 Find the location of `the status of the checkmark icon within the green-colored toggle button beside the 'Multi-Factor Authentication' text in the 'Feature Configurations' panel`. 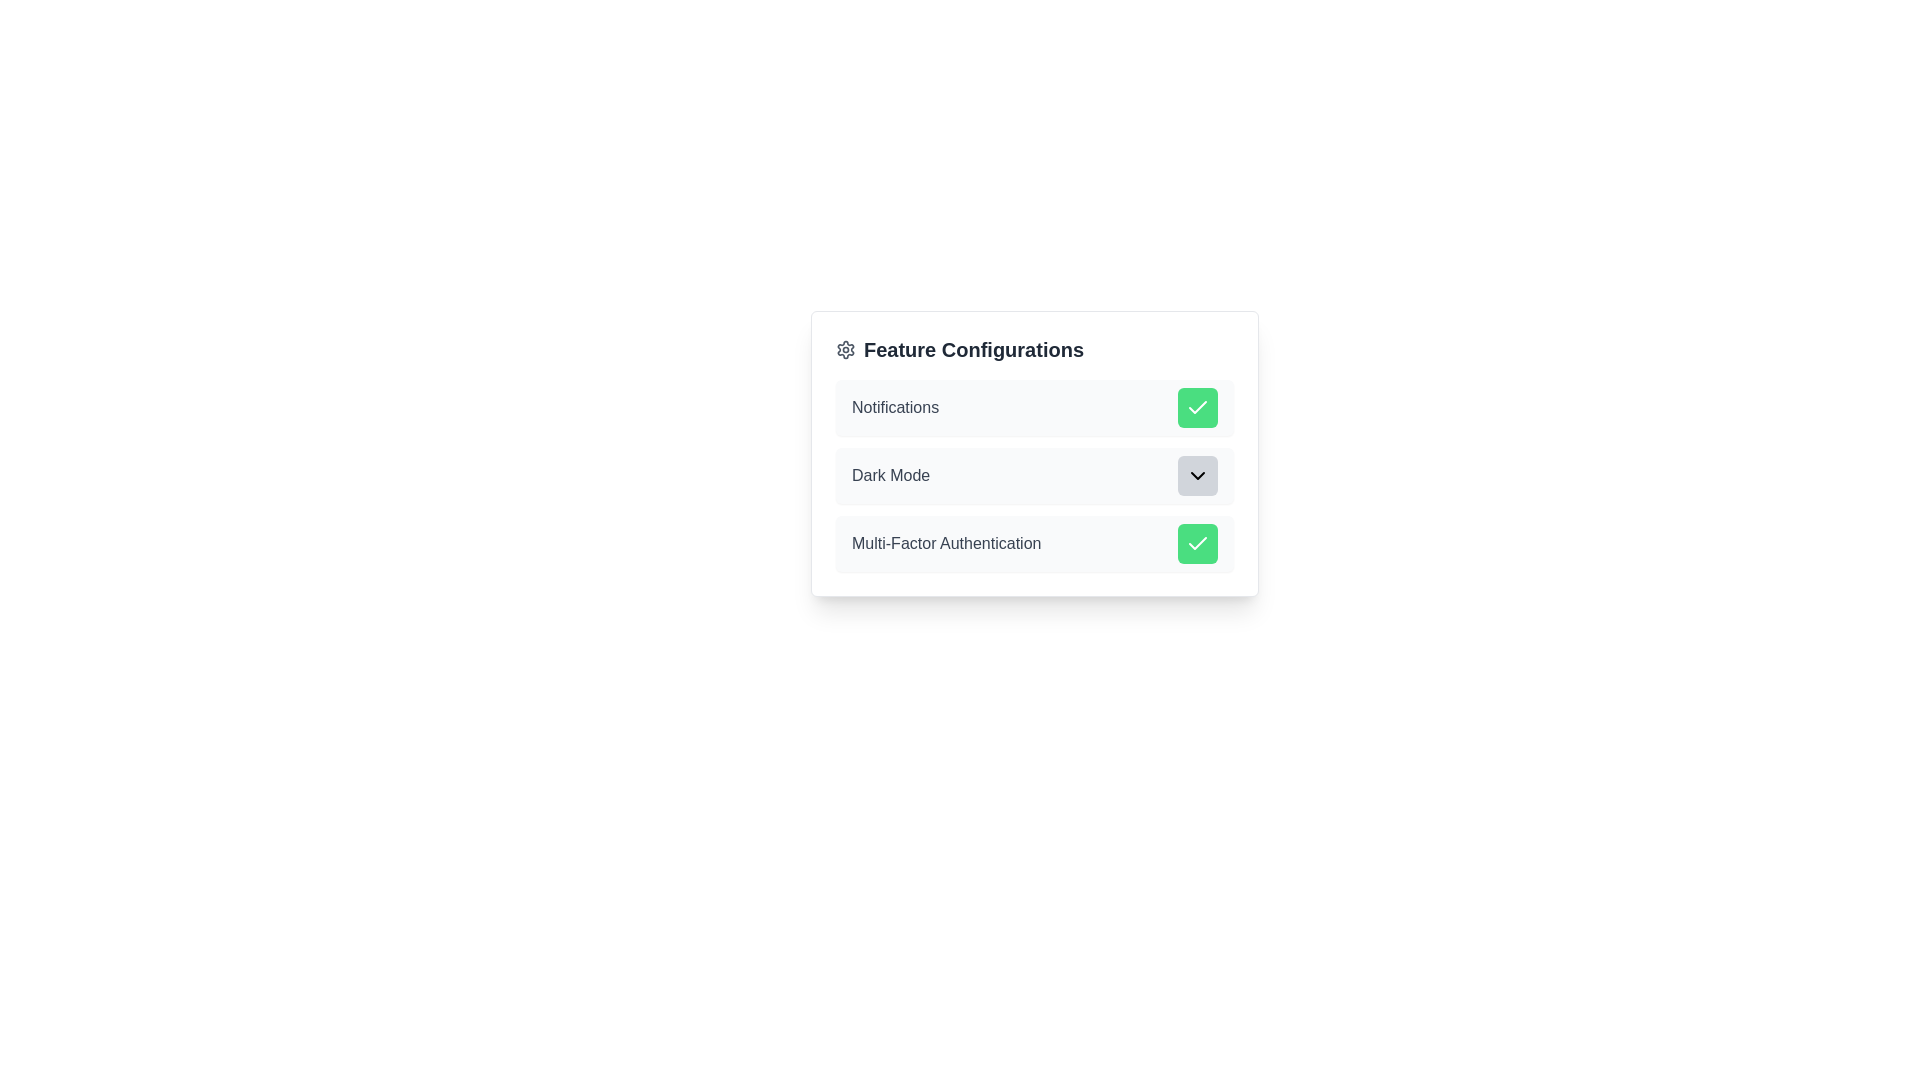

the status of the checkmark icon within the green-colored toggle button beside the 'Multi-Factor Authentication' text in the 'Feature Configurations' panel is located at coordinates (1198, 406).